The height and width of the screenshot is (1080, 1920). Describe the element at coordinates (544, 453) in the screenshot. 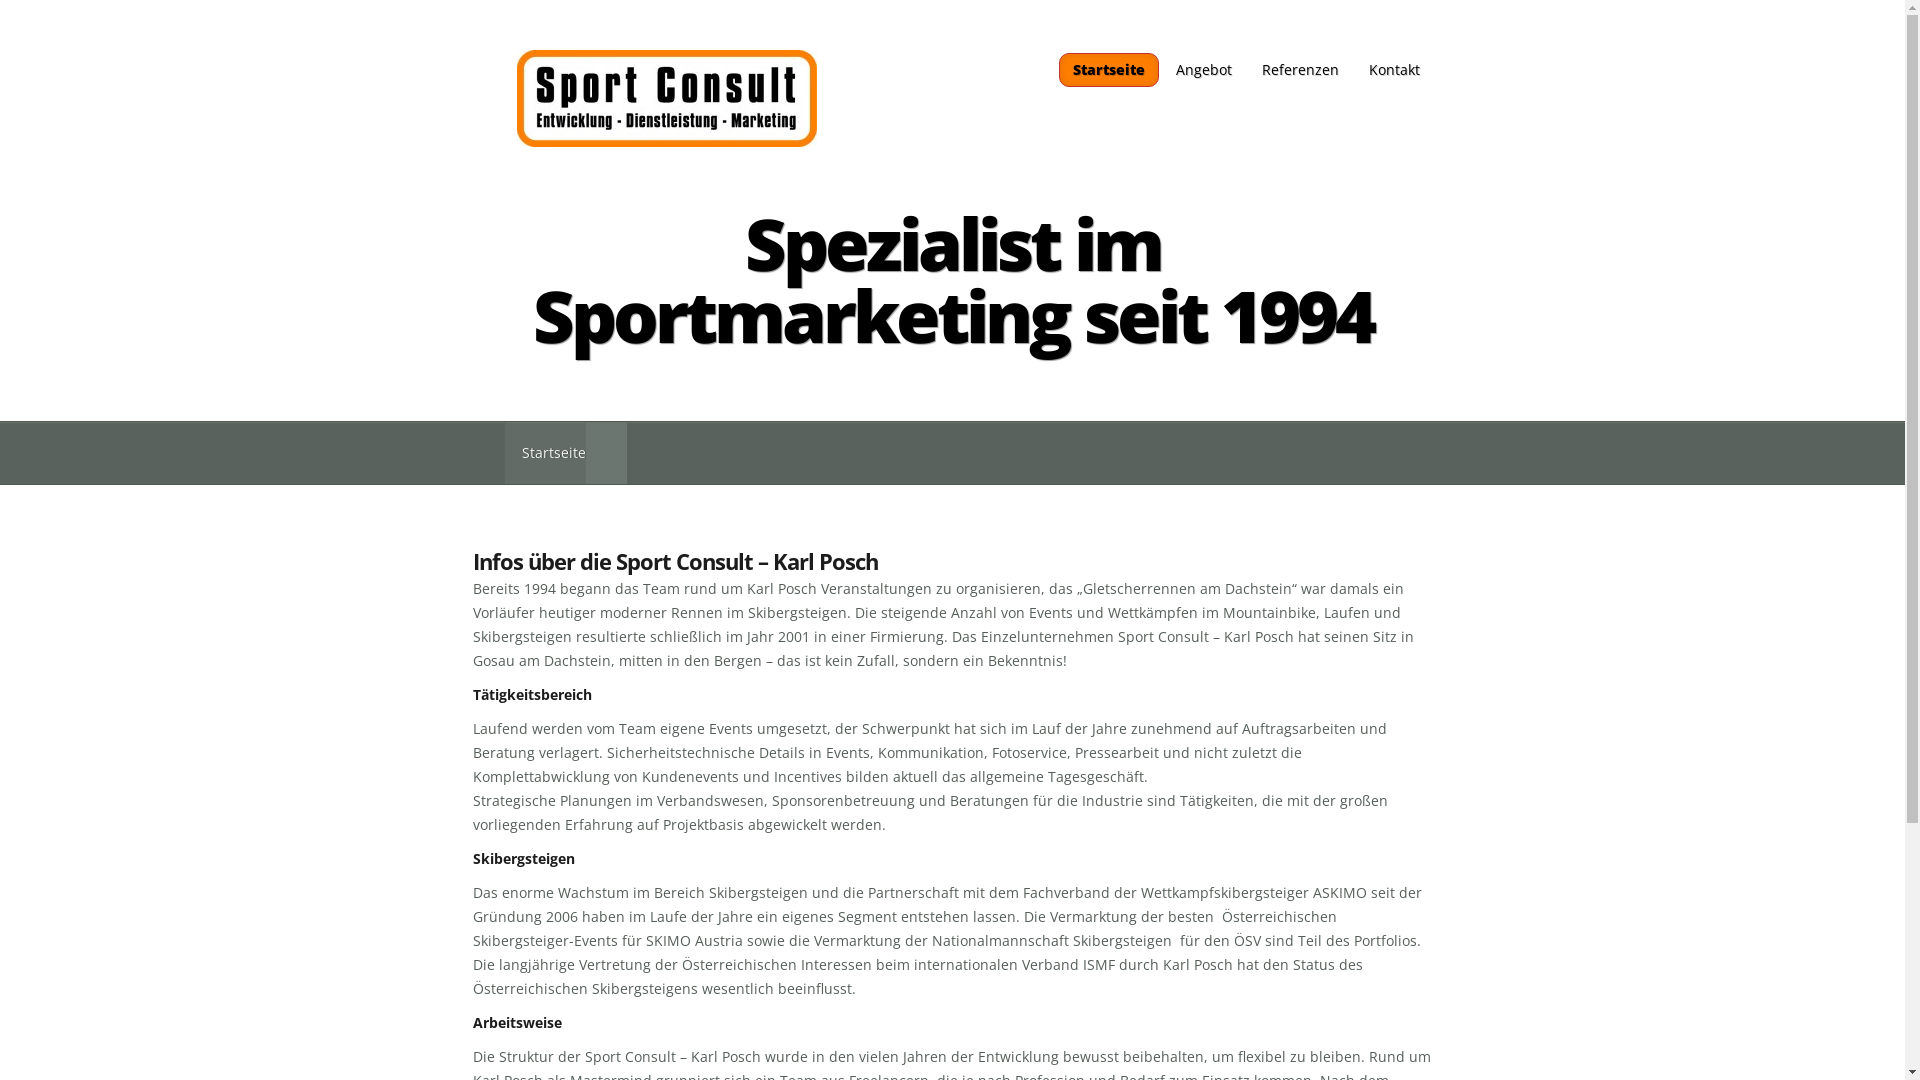

I see `'Startseite'` at that location.